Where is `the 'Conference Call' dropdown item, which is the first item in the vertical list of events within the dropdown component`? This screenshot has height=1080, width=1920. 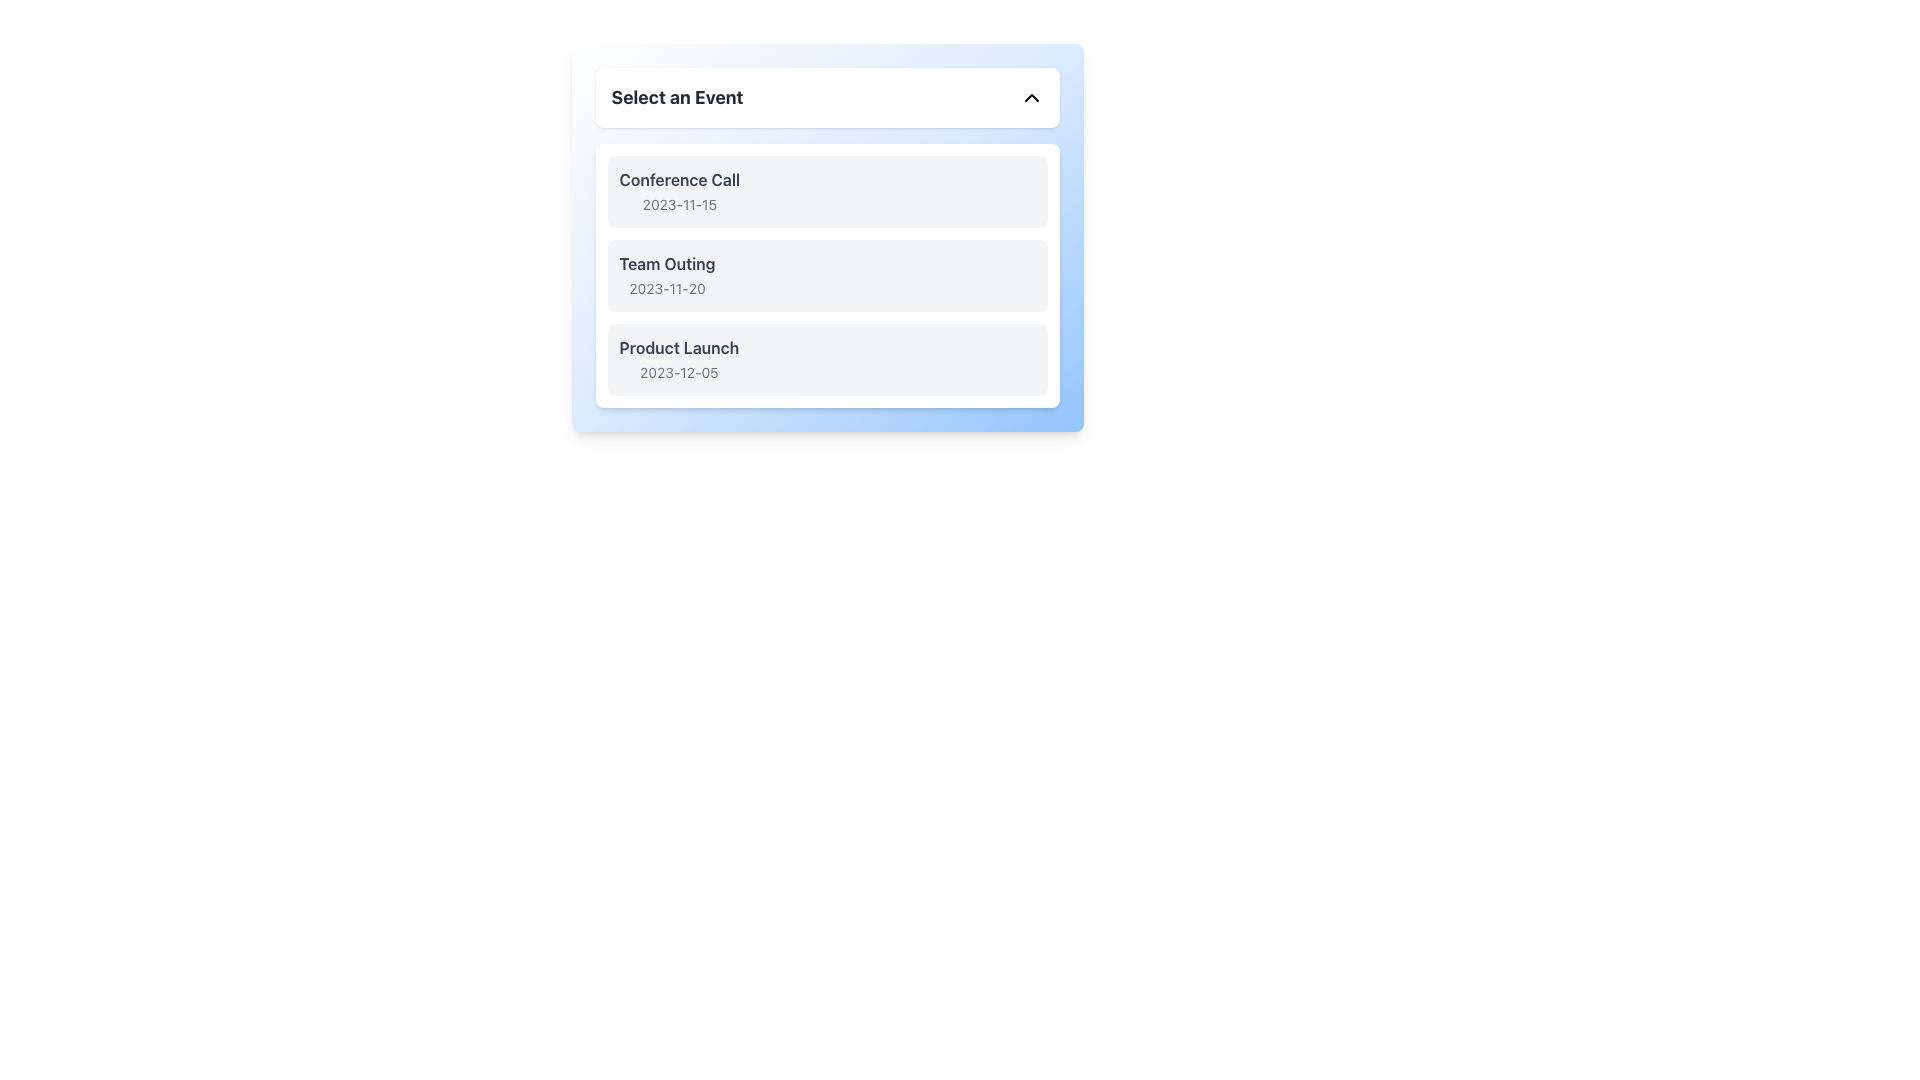
the 'Conference Call' dropdown item, which is the first item in the vertical list of events within the dropdown component is located at coordinates (679, 192).